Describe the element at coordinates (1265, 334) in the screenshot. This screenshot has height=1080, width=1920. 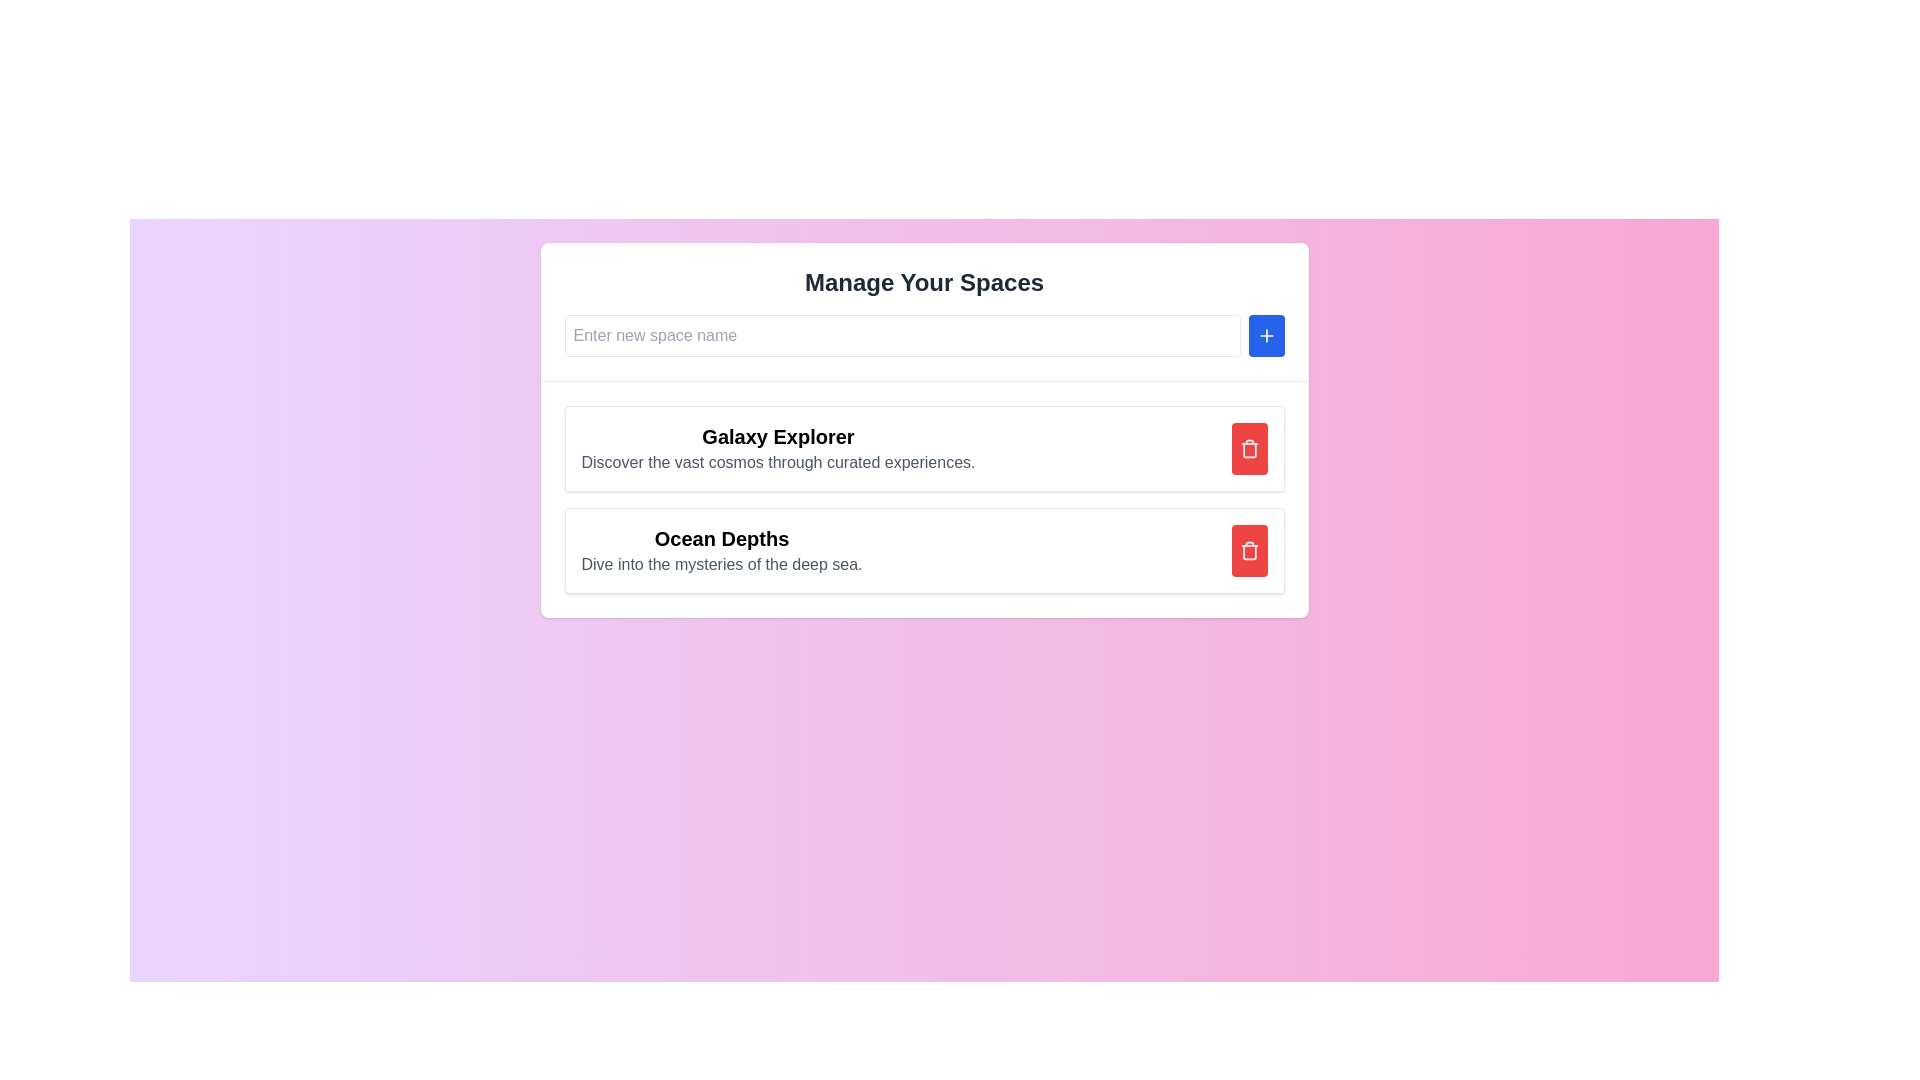
I see `the plus icon within the rounded blue button` at that location.